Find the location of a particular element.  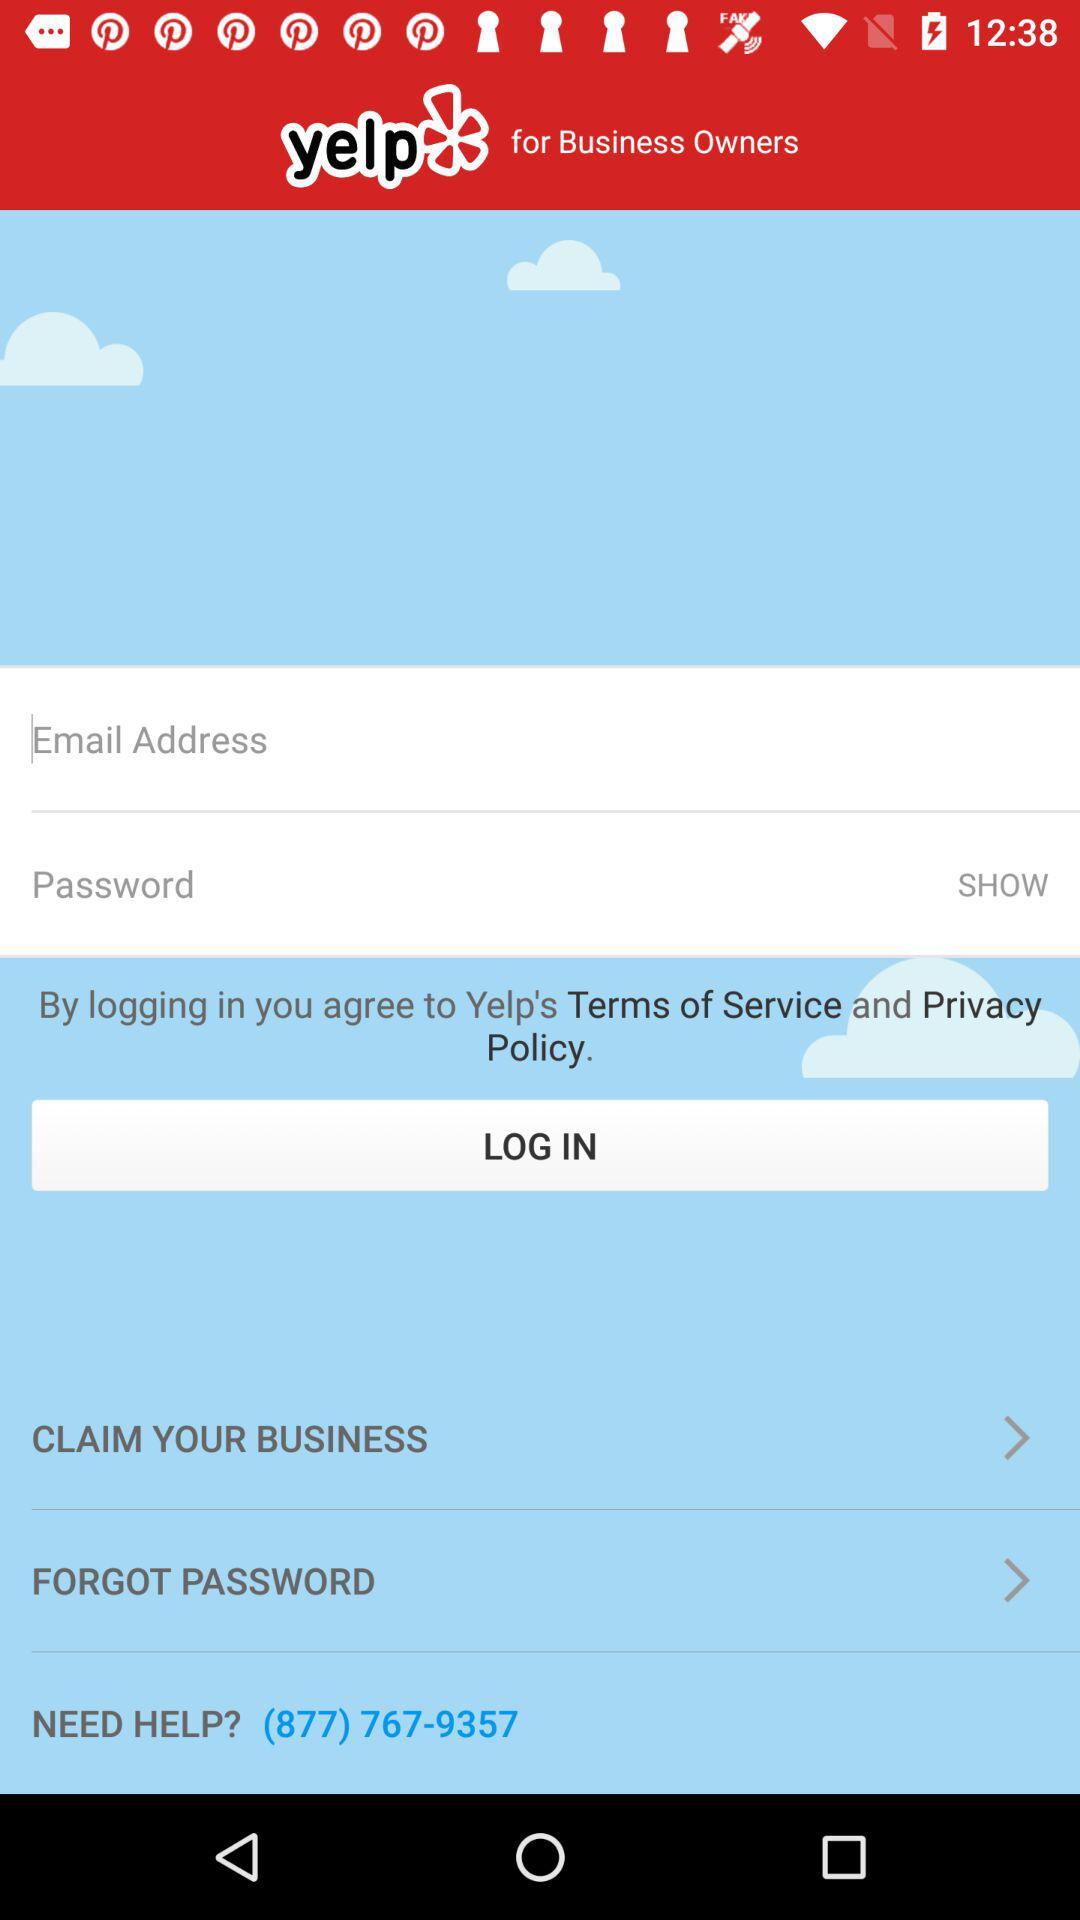

show item is located at coordinates (1003, 882).